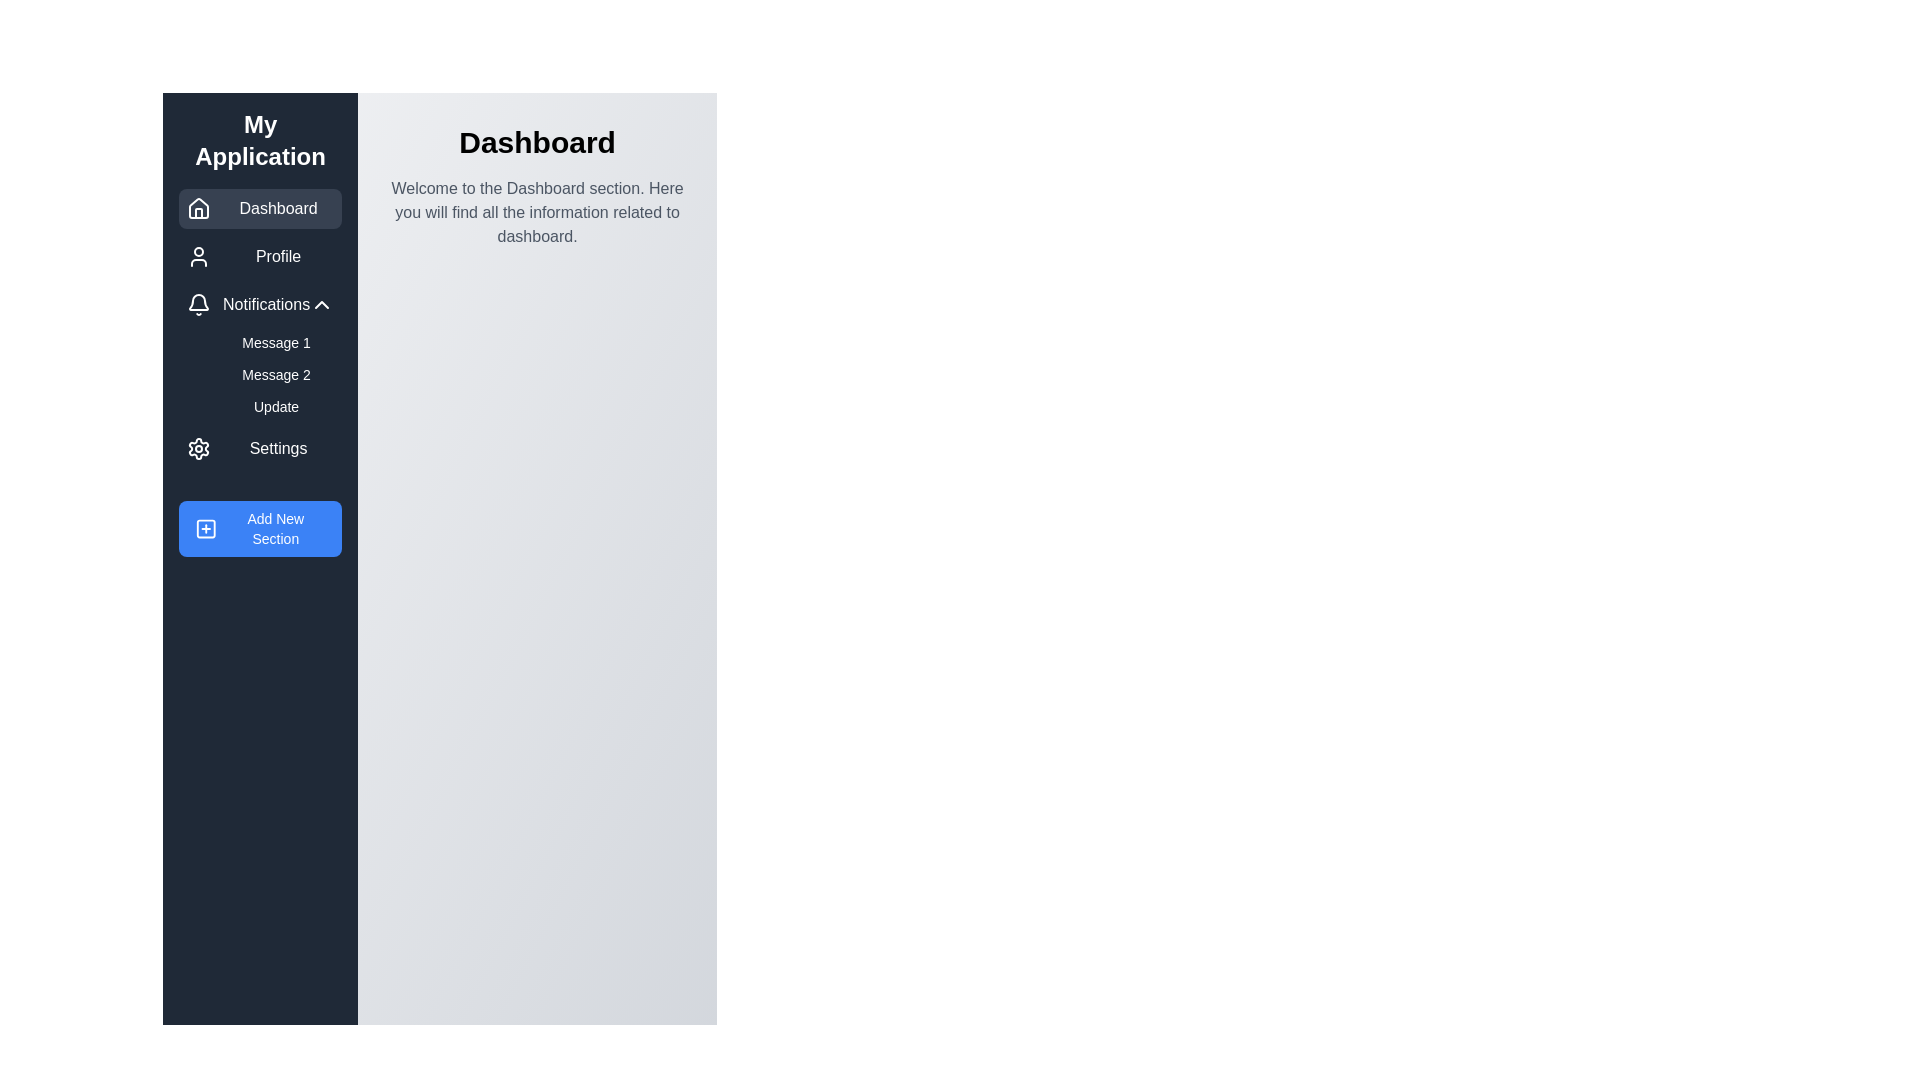 The width and height of the screenshot is (1920, 1080). What do you see at coordinates (275, 406) in the screenshot?
I see `the 'Update' button, which is the third item in the vertical list inside the 'Notifications' section of the application's sidebar` at bounding box center [275, 406].